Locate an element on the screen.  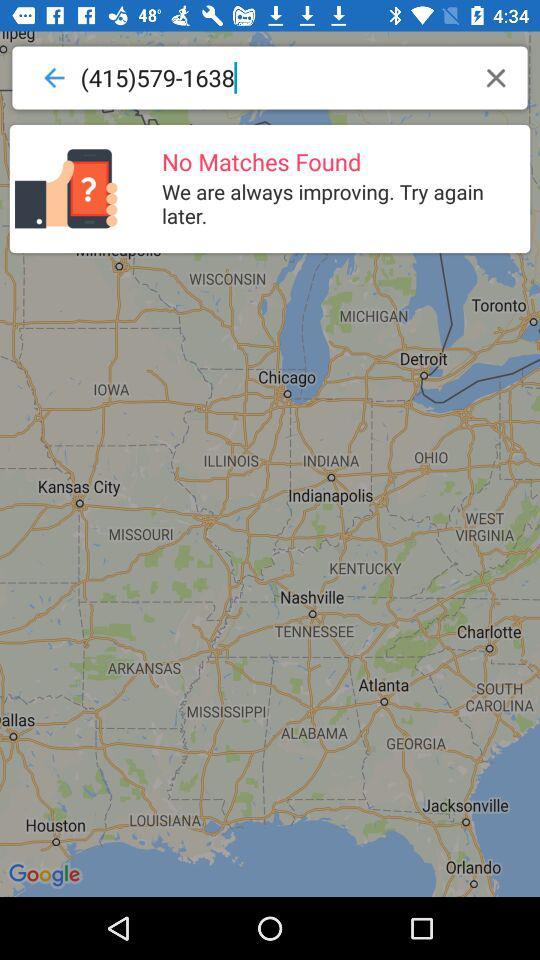
the item above the no matches found is located at coordinates (274, 77).